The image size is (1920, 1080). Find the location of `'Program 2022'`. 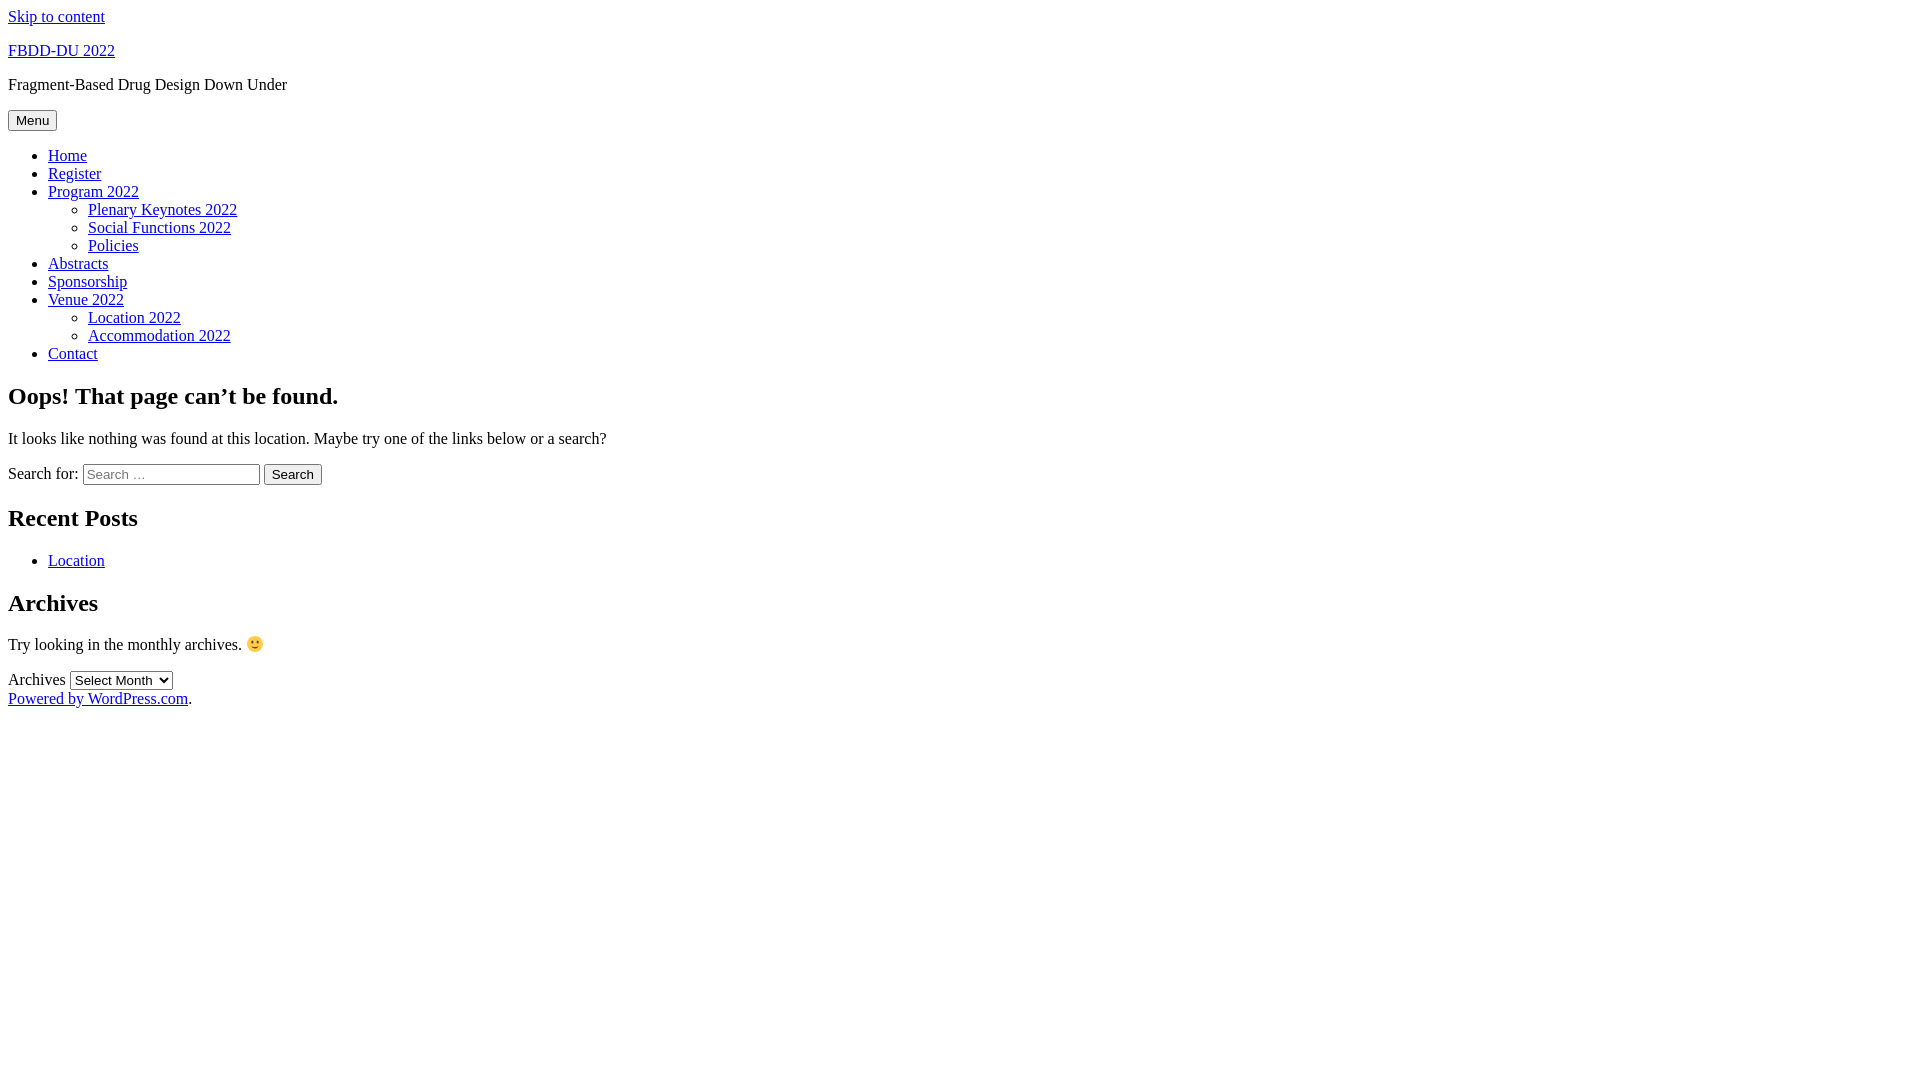

'Program 2022' is located at coordinates (48, 191).